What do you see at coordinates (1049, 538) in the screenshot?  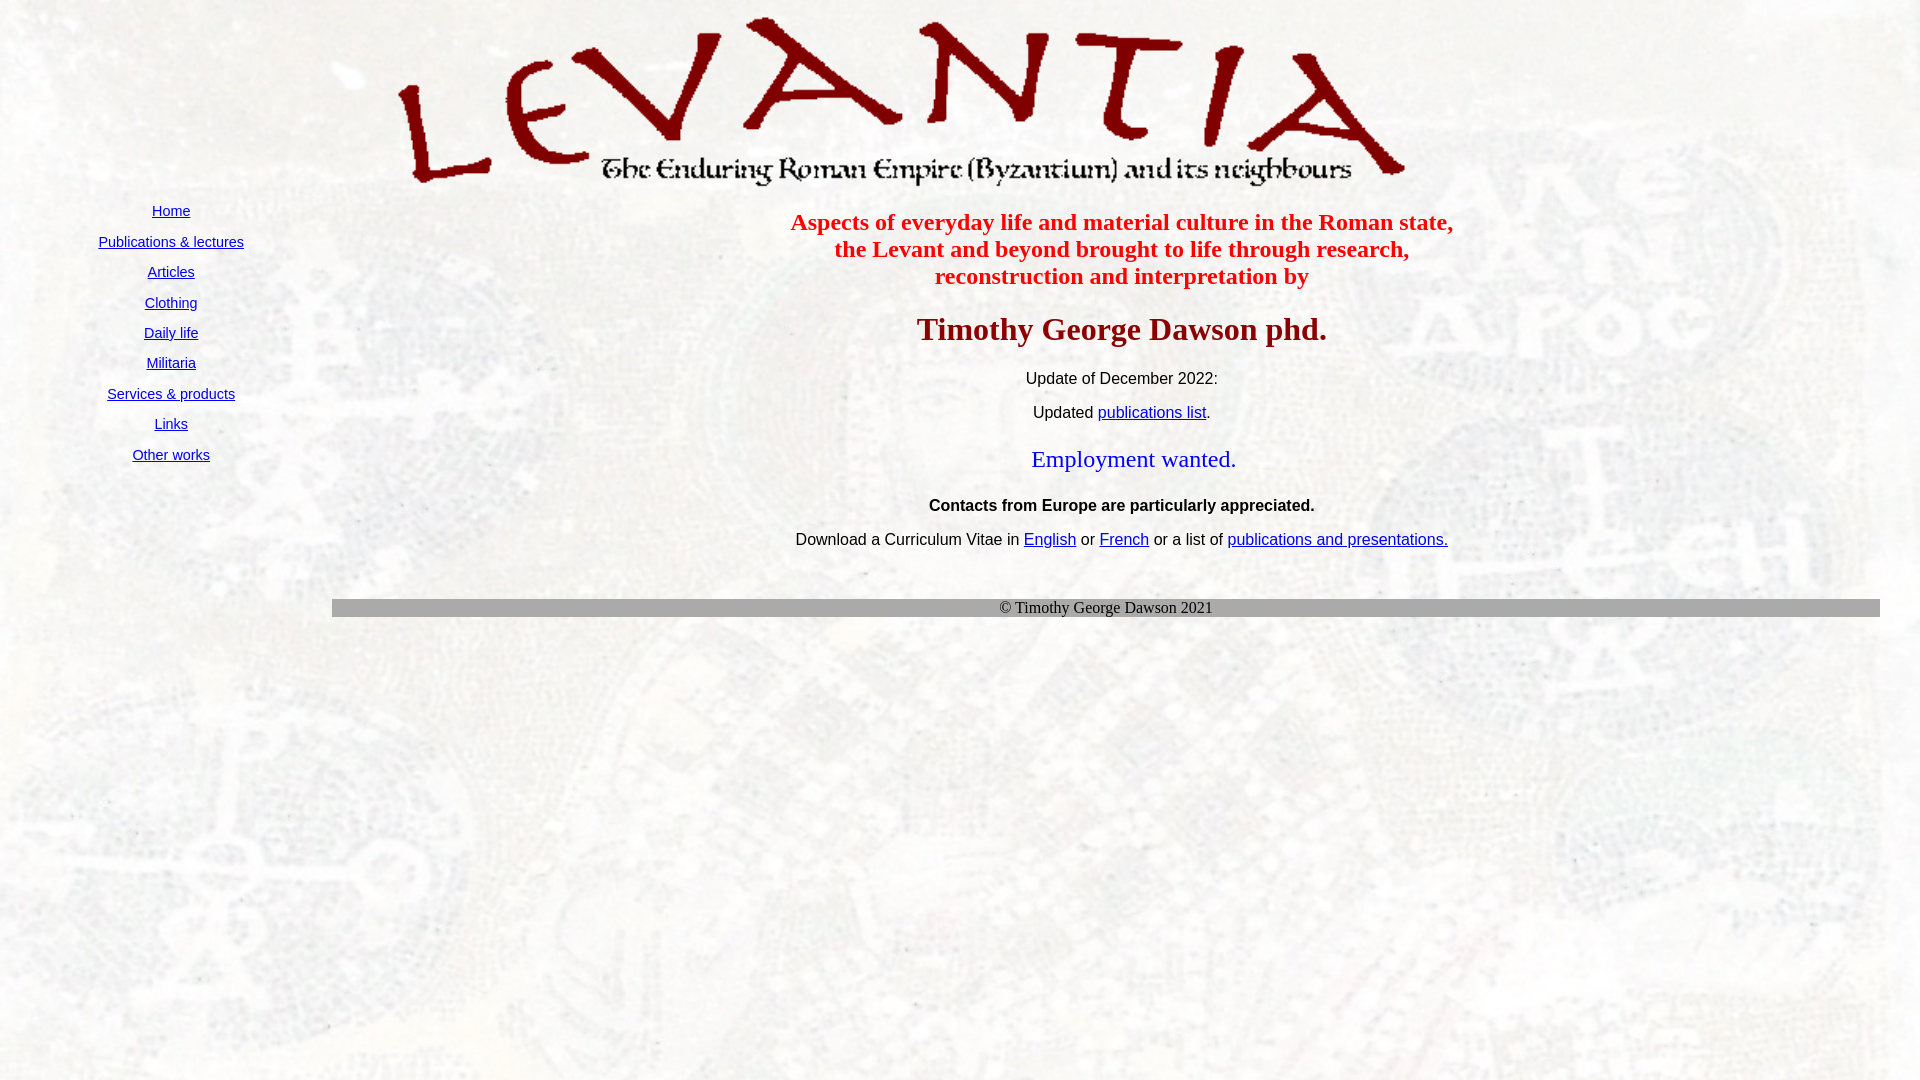 I see `'English'` at bounding box center [1049, 538].